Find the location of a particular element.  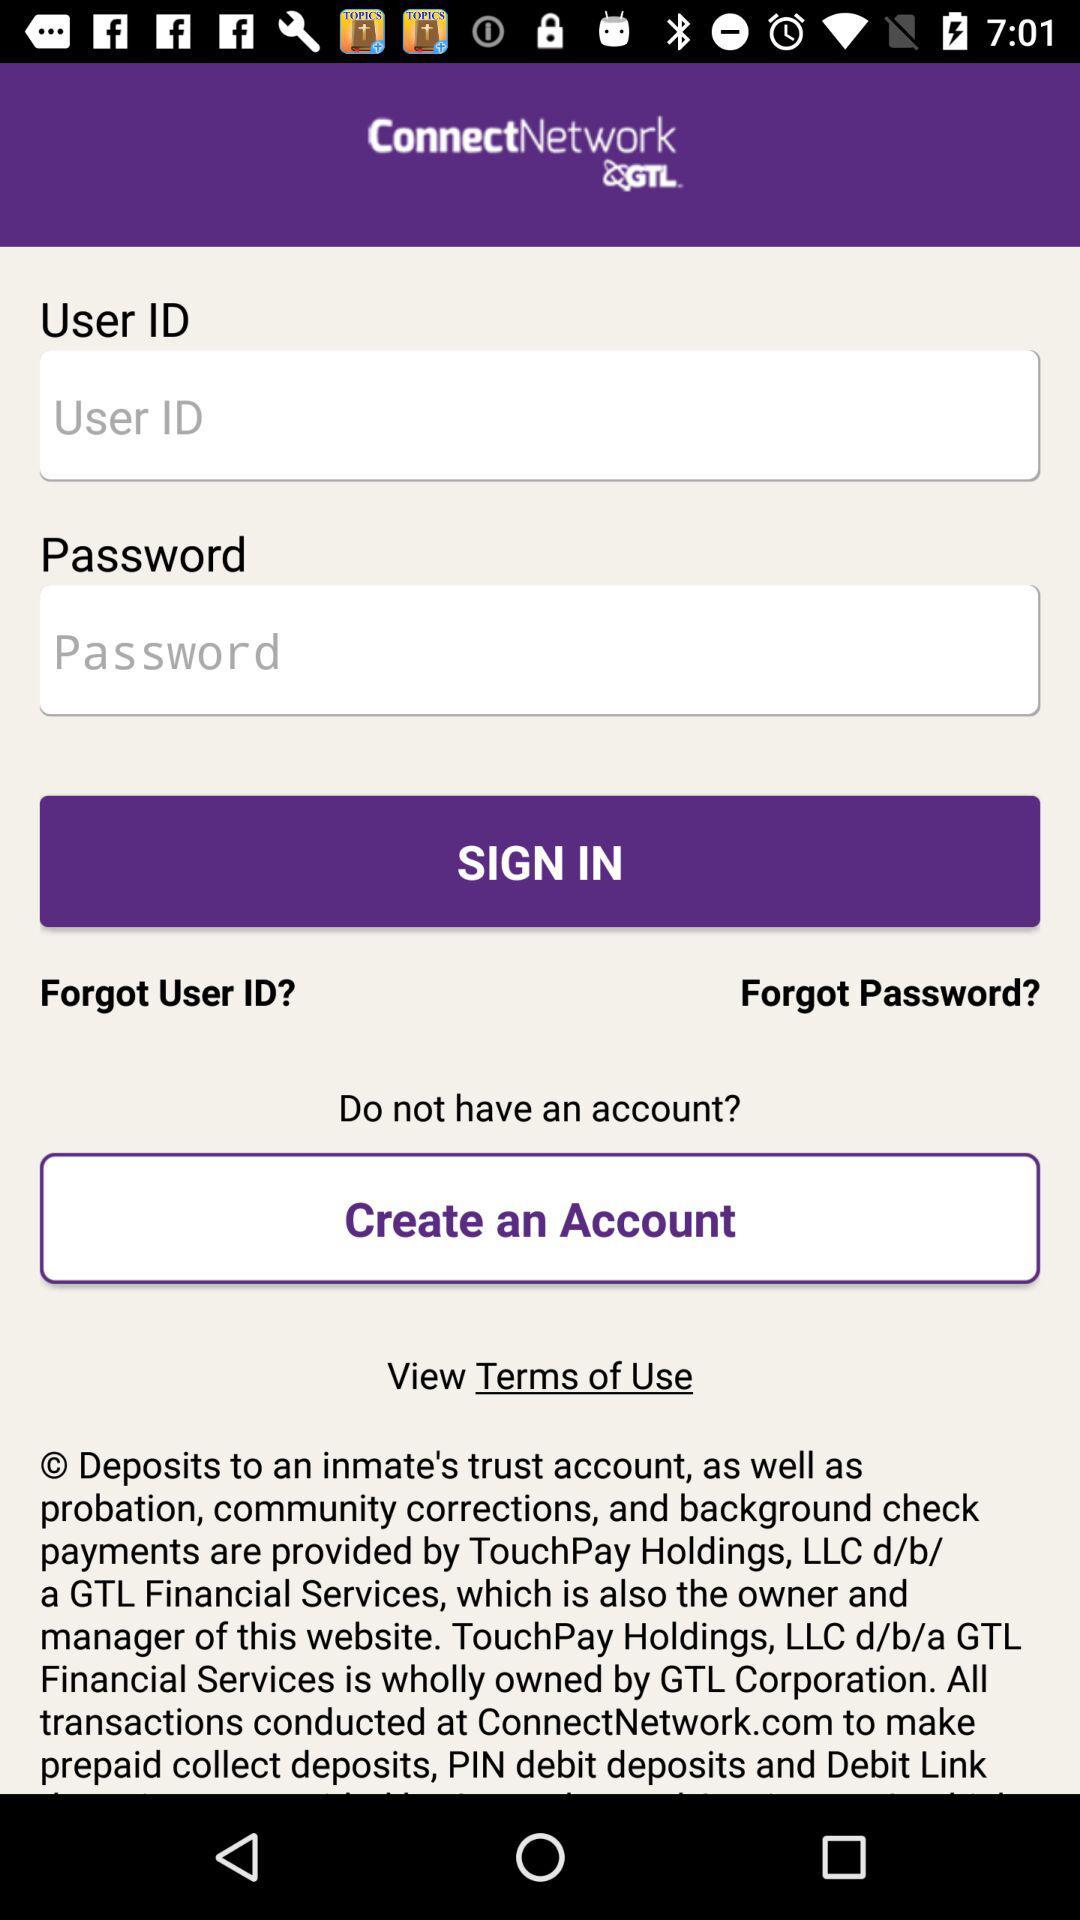

password box is located at coordinates (540, 650).